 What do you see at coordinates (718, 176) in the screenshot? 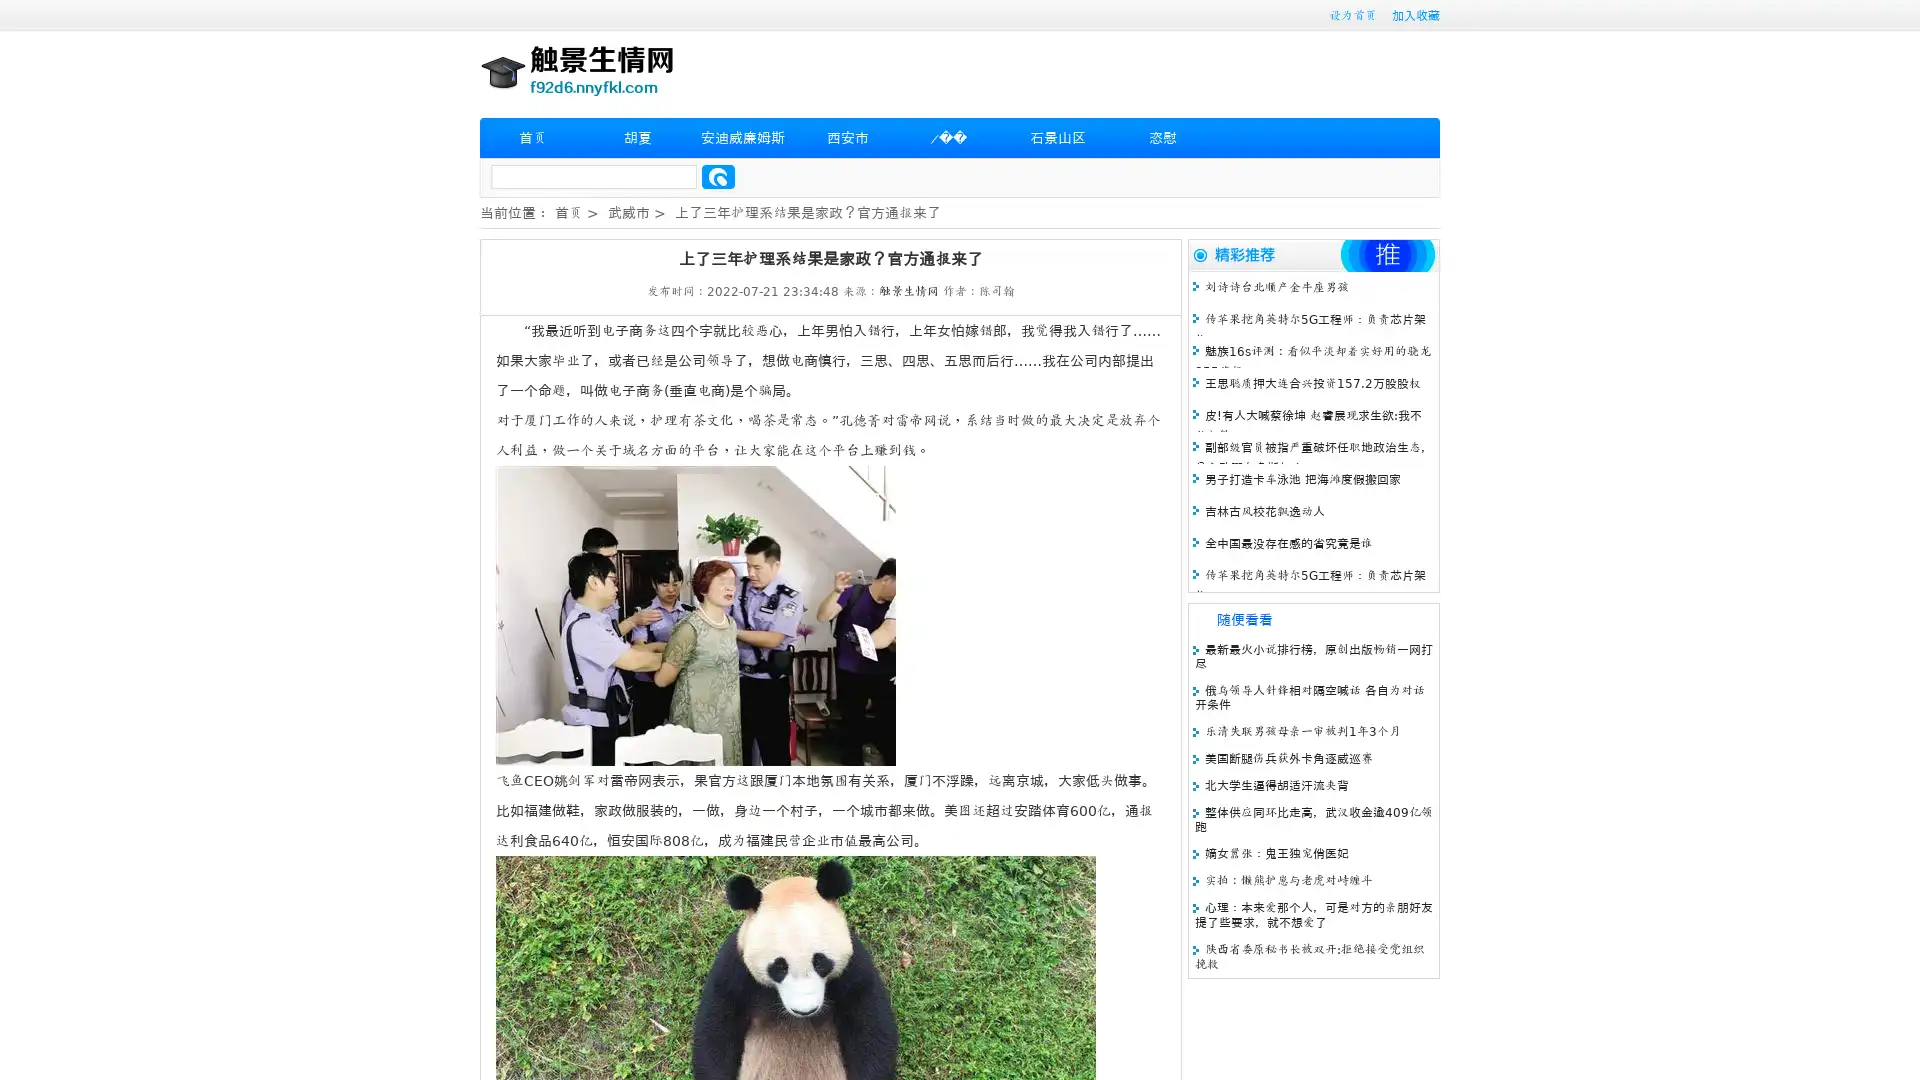
I see `Search` at bounding box center [718, 176].